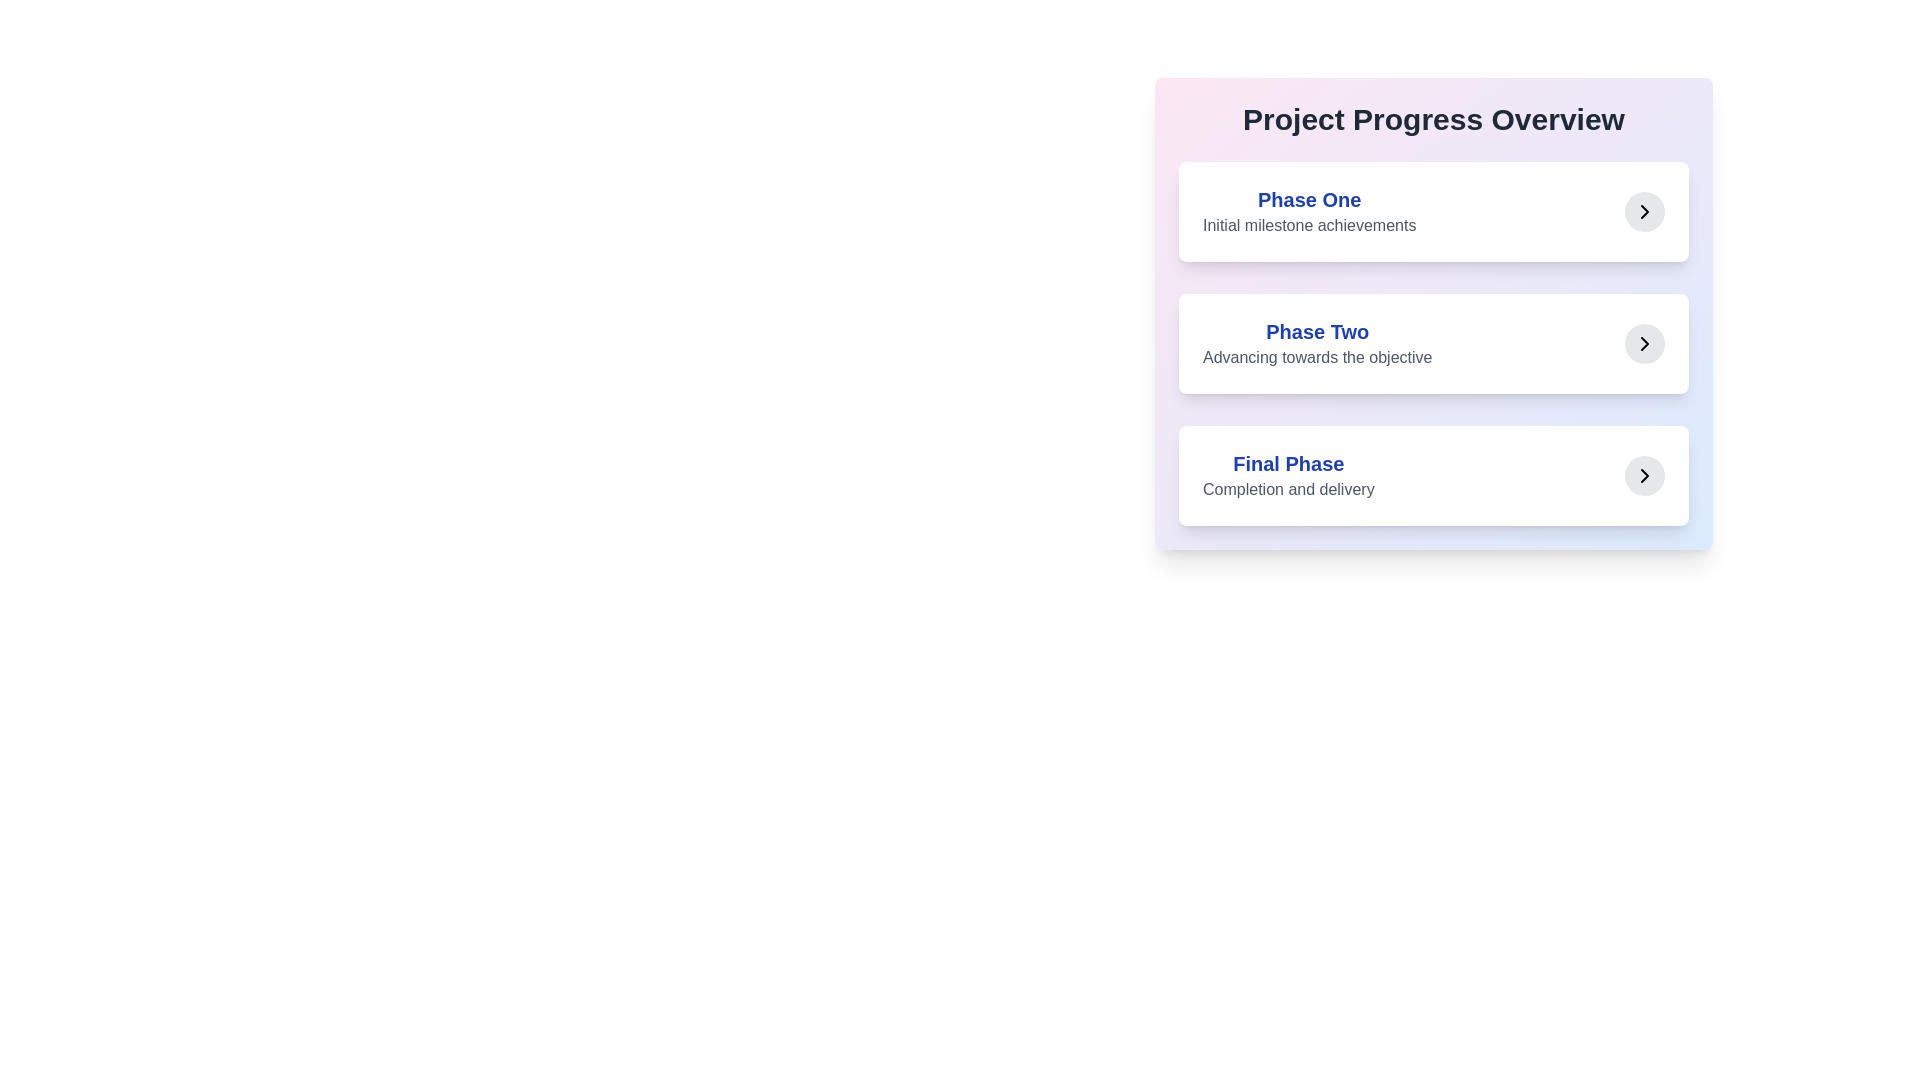 This screenshot has width=1920, height=1080. I want to click on the small circular button with a gray background and a right-facing black arrow icon, located at the far right of the 'Phase Two' section of the 'Project Progress Overview.', so click(1645, 342).